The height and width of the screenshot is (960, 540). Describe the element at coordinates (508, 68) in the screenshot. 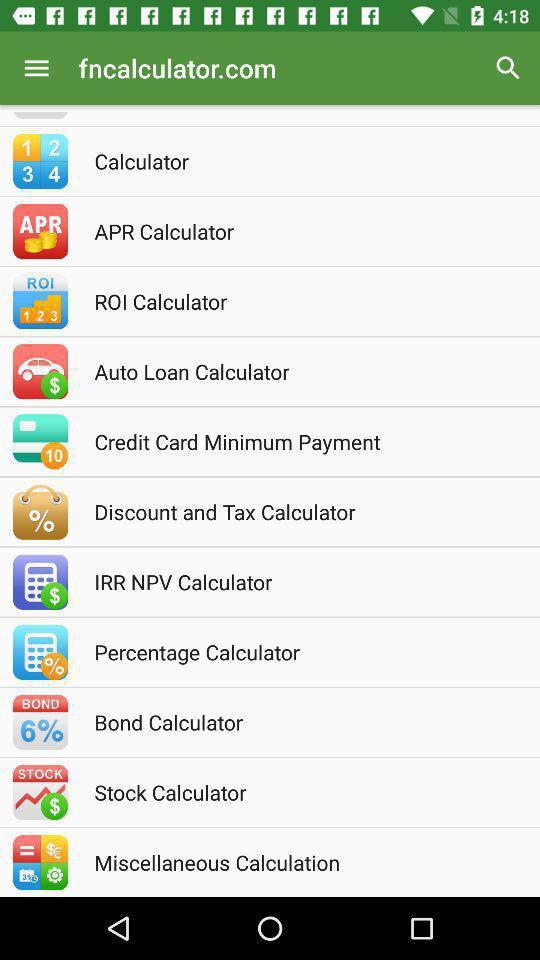

I see `icon at the top right corner` at that location.